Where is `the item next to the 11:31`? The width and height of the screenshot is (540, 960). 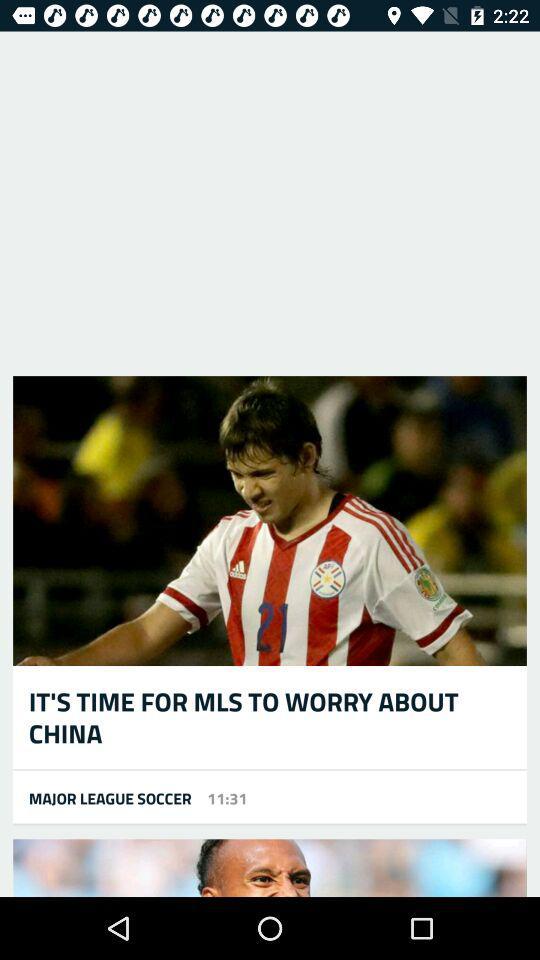 the item next to the 11:31 is located at coordinates (102, 798).